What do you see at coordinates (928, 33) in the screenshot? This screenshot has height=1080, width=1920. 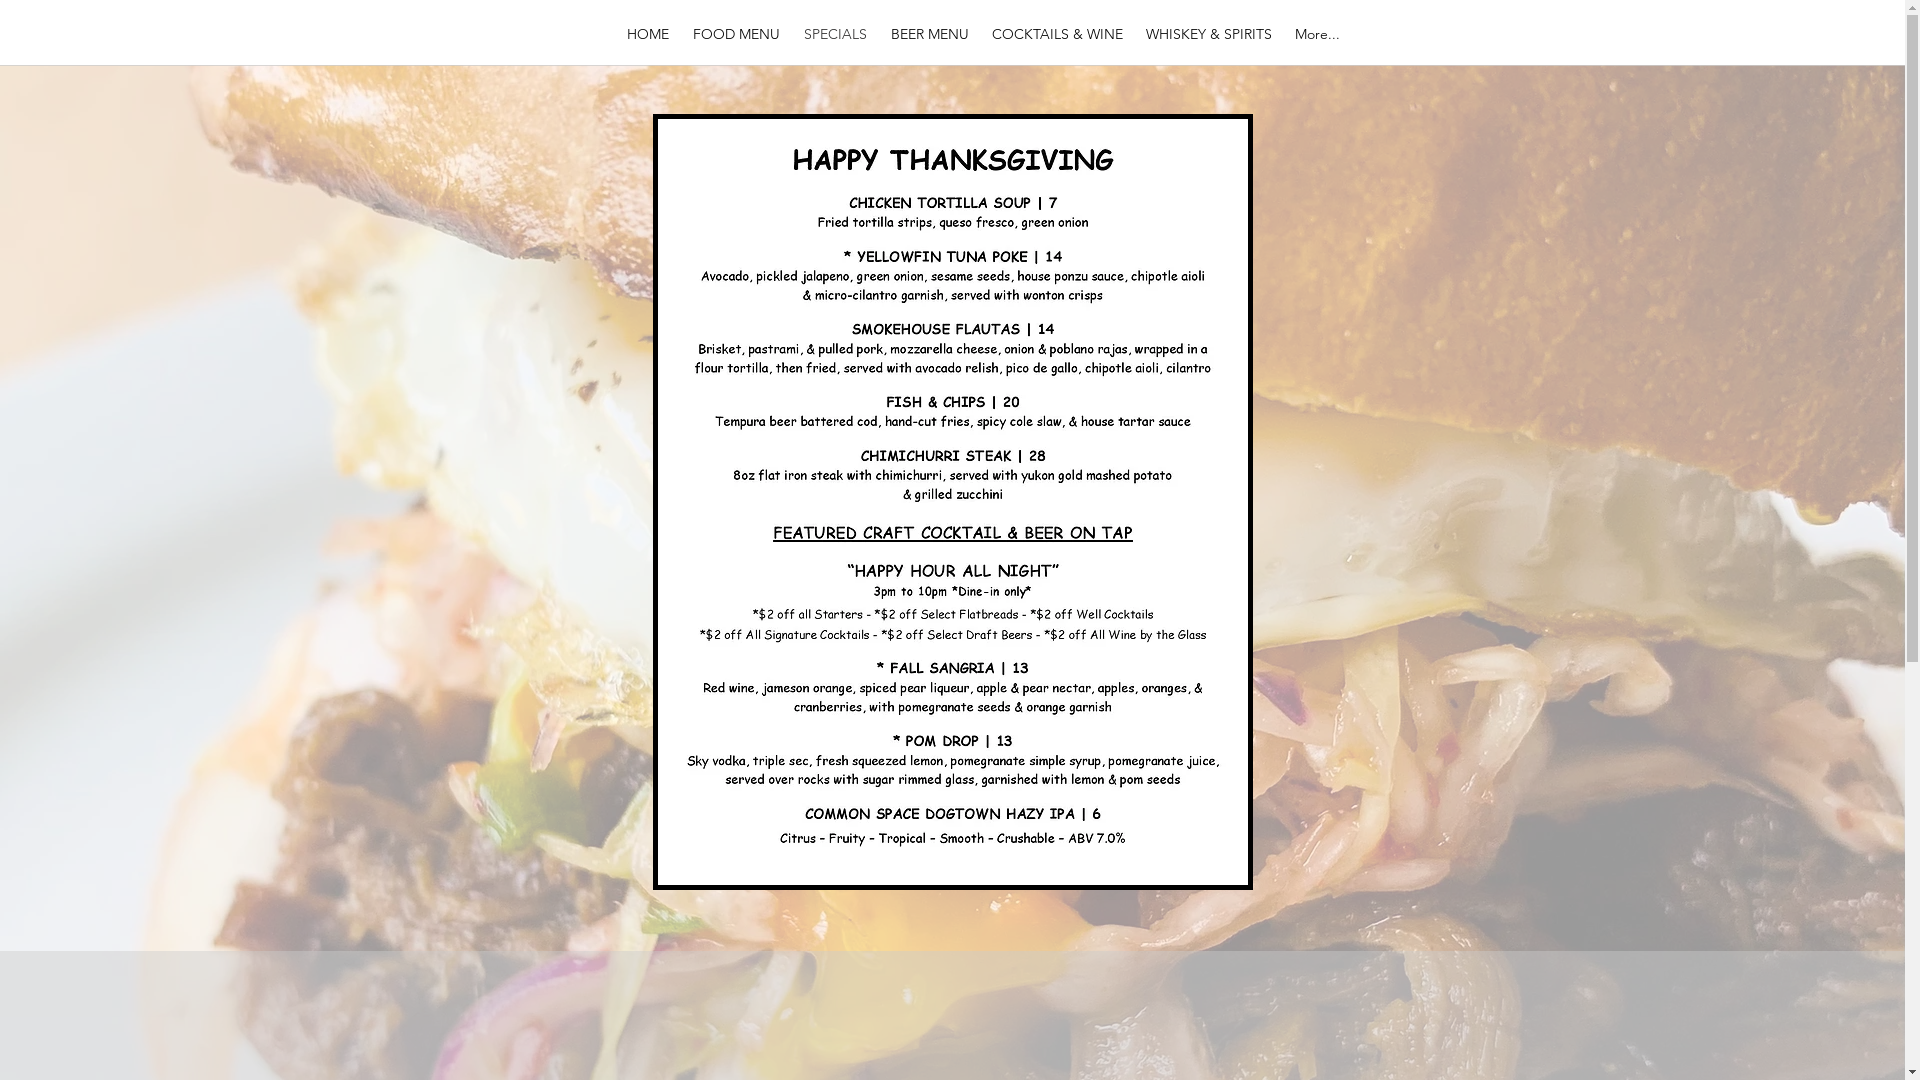 I see `'BEER MENU'` at bounding box center [928, 33].